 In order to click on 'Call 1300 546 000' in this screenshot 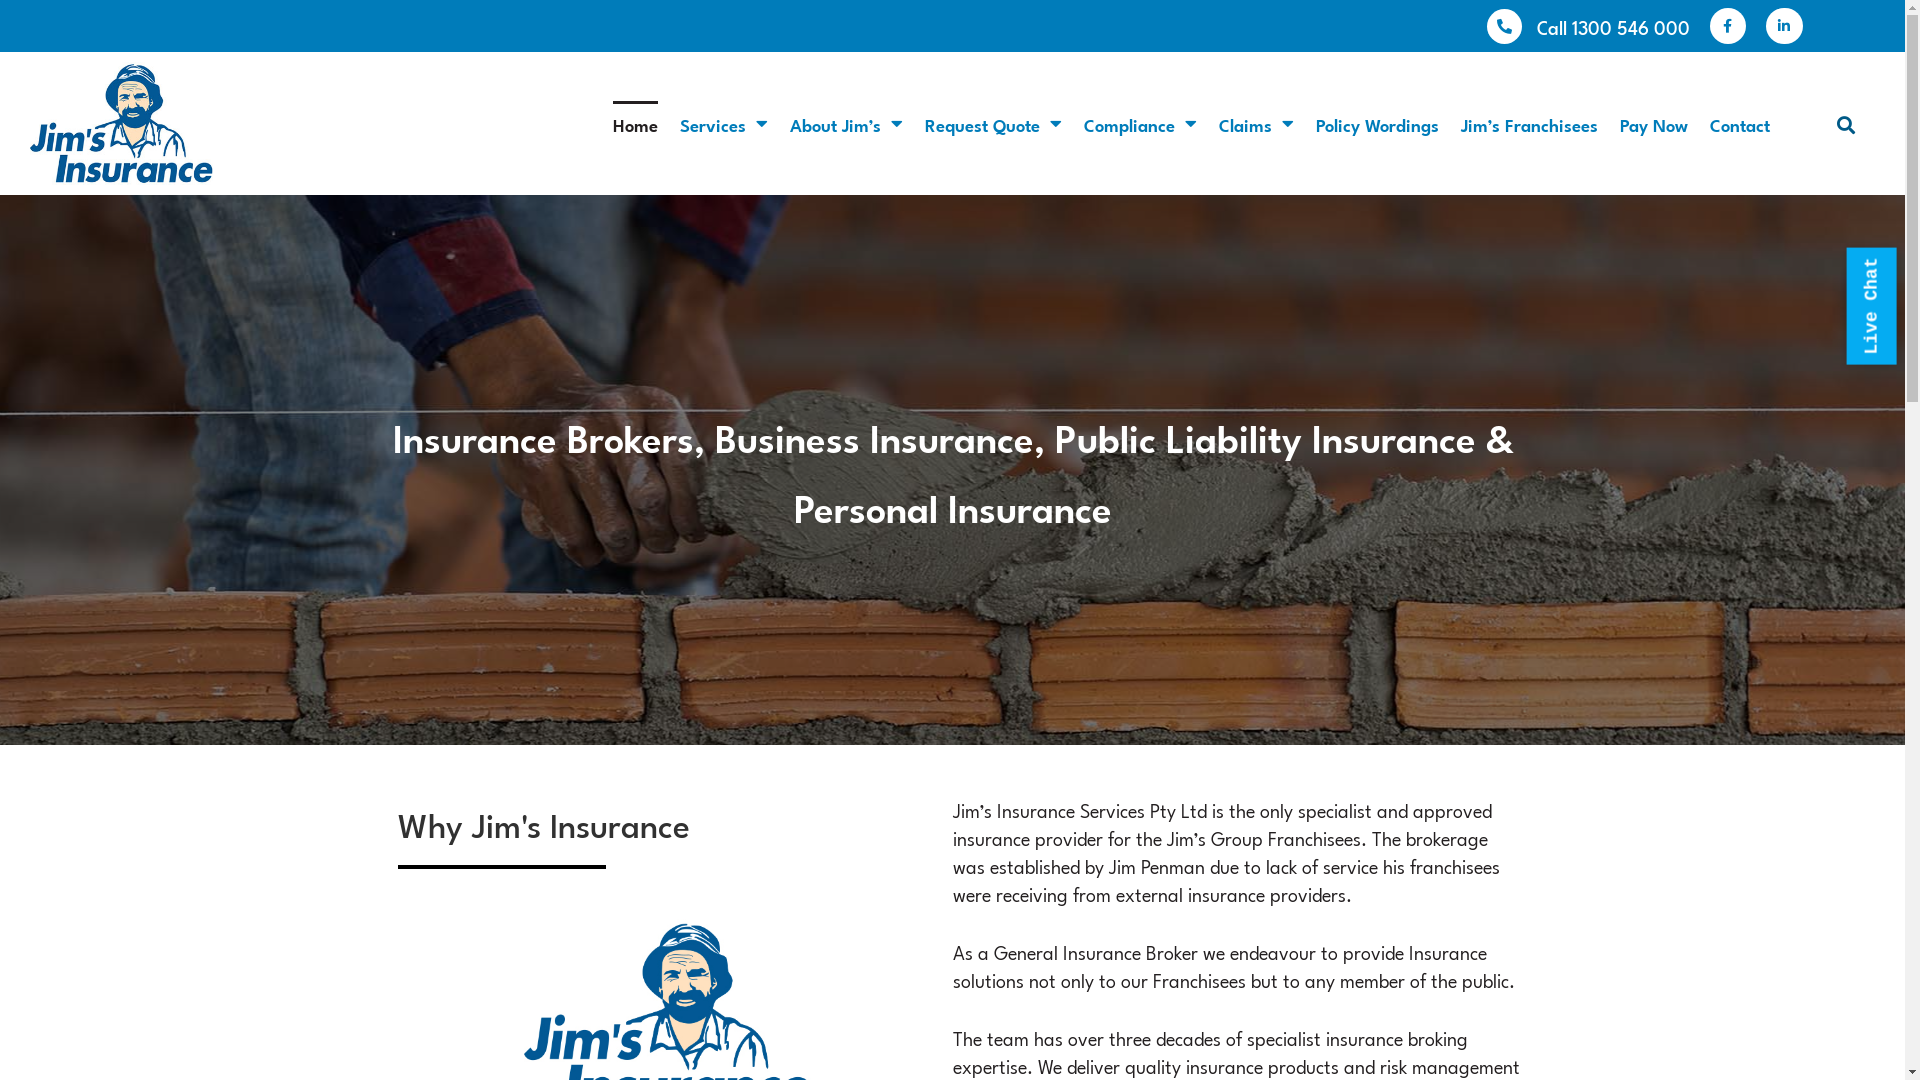, I will do `click(1535, 26)`.